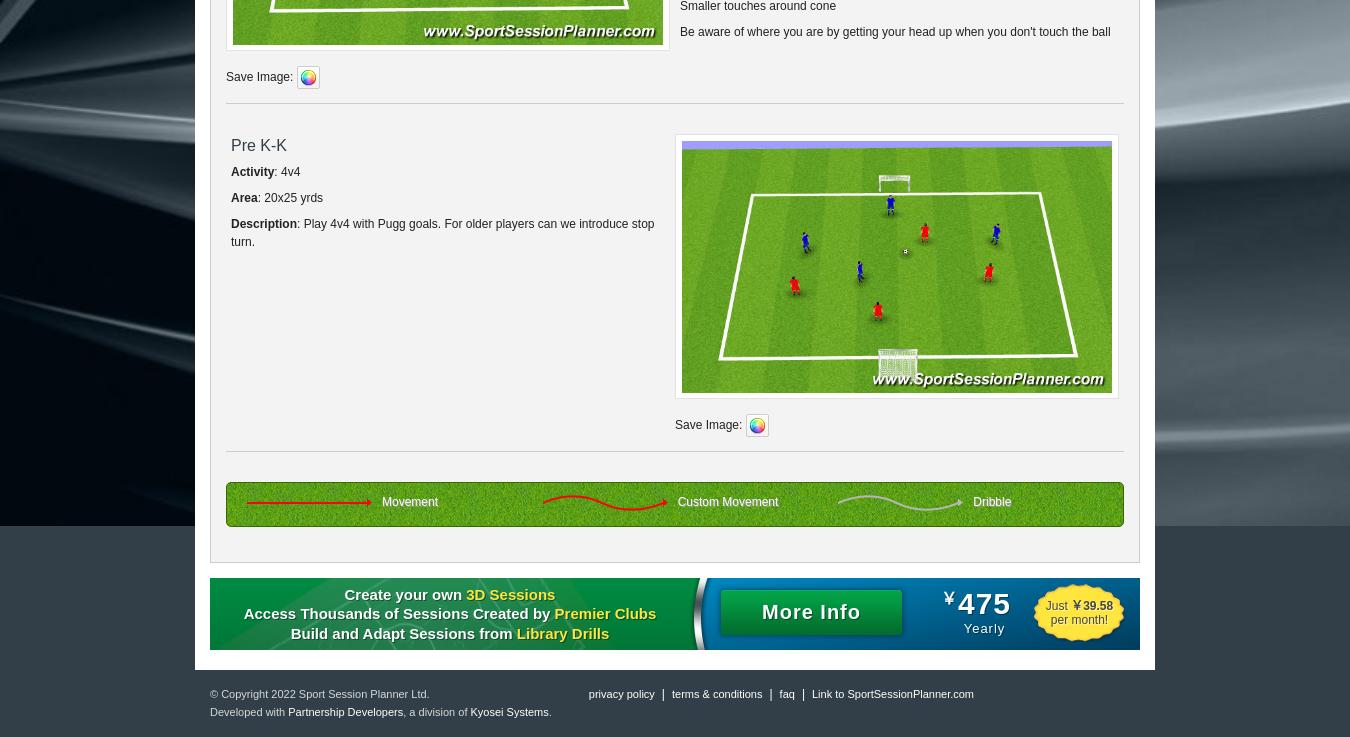  Describe the element at coordinates (405, 592) in the screenshot. I see `'Create your own'` at that location.